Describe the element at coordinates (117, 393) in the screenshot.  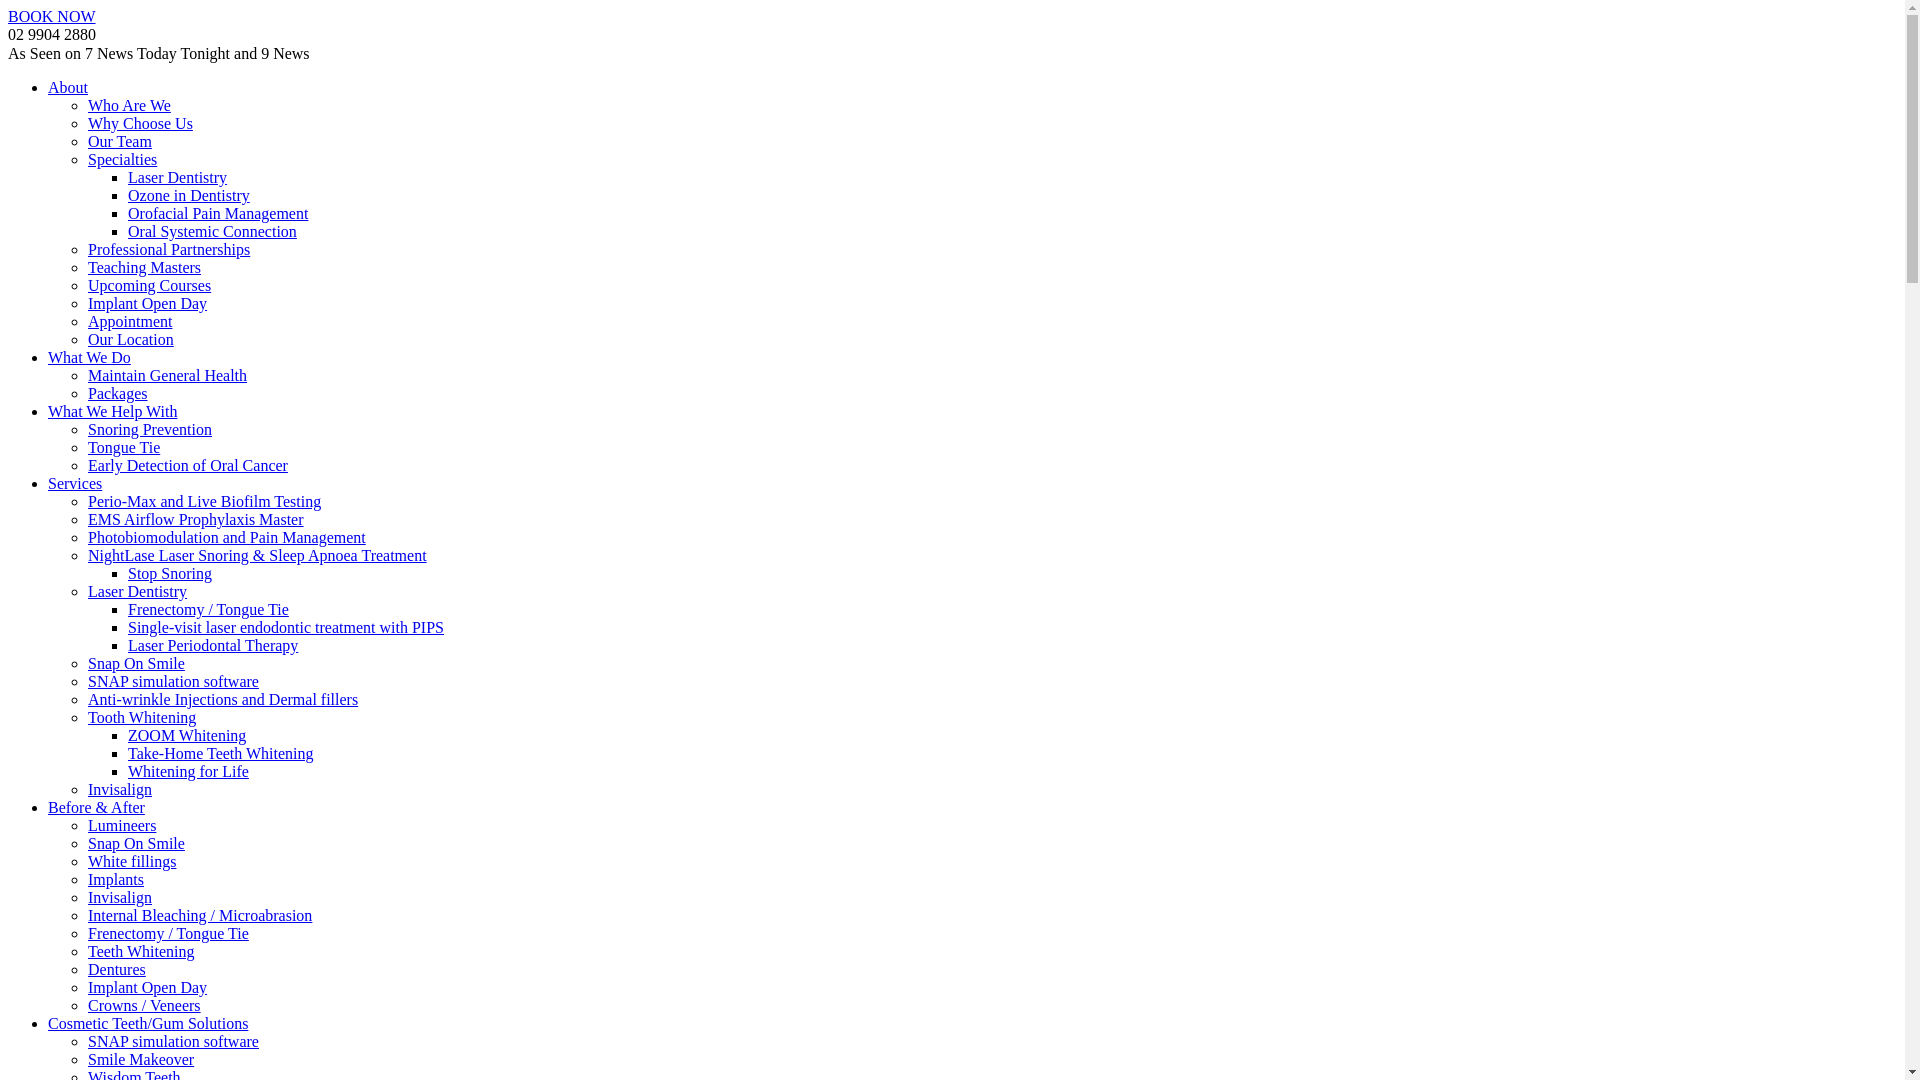
I see `'Packages'` at that location.